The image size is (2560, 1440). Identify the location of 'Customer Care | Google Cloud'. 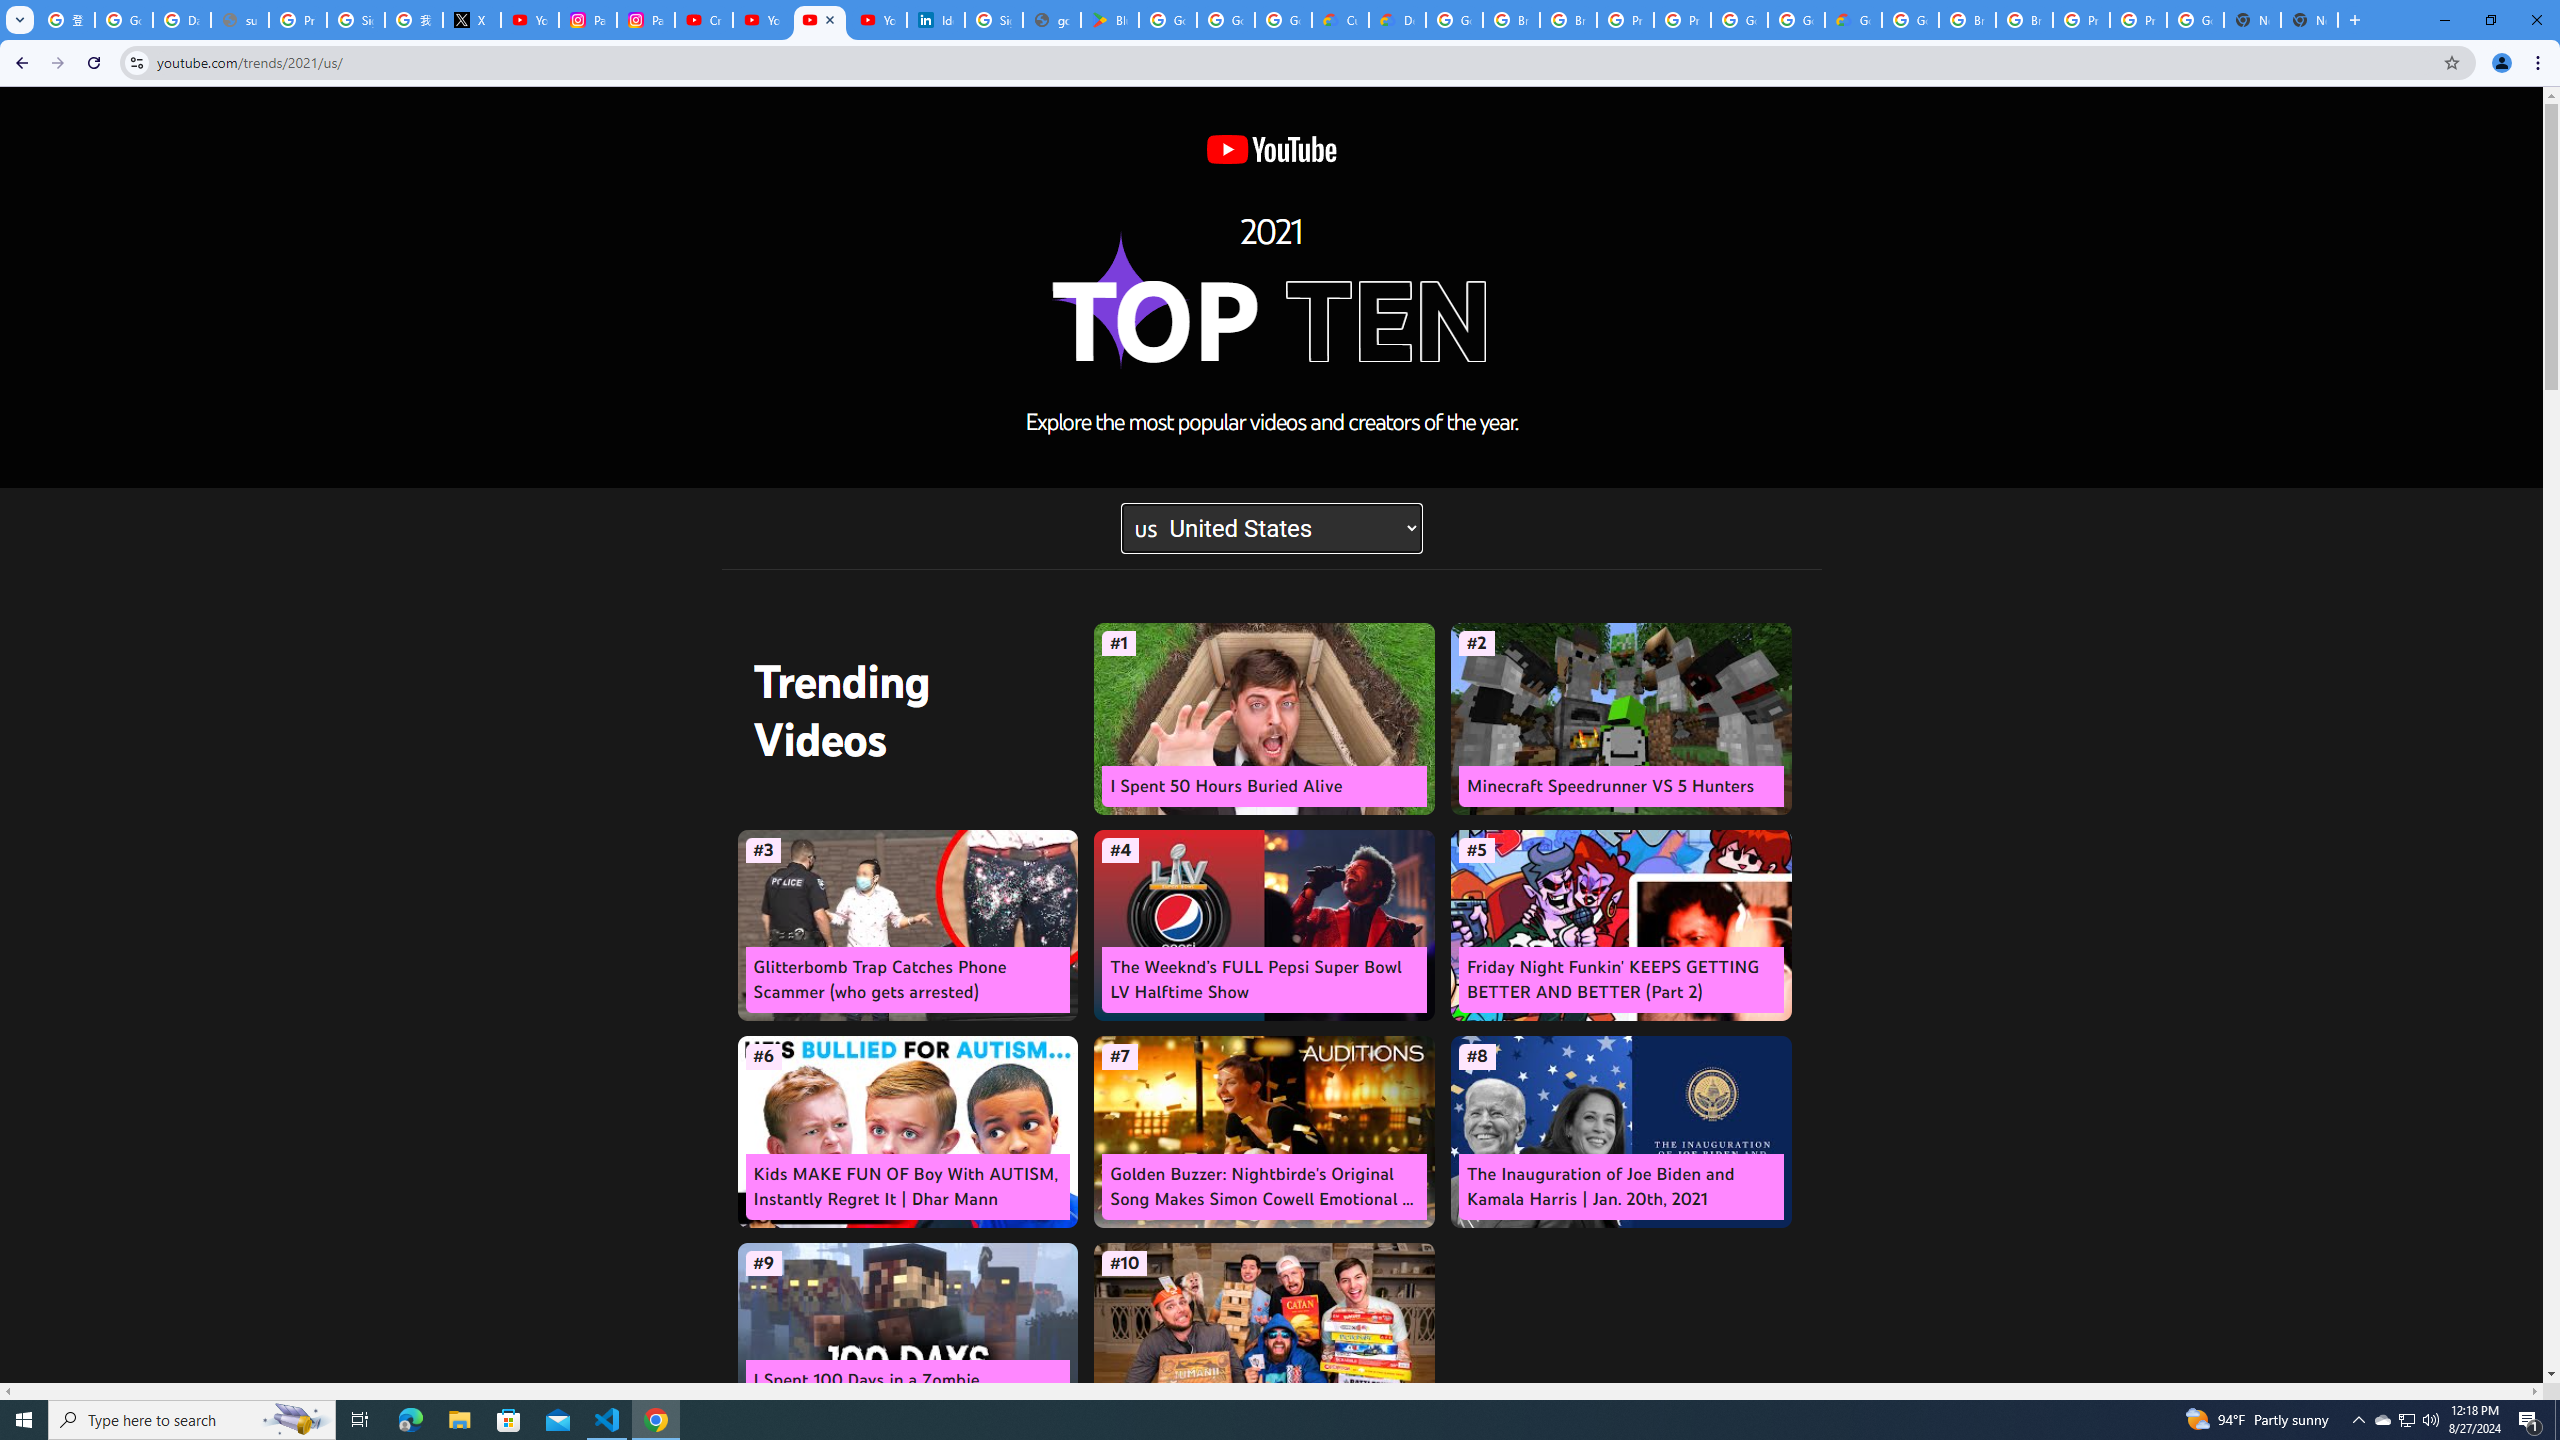
(1340, 19).